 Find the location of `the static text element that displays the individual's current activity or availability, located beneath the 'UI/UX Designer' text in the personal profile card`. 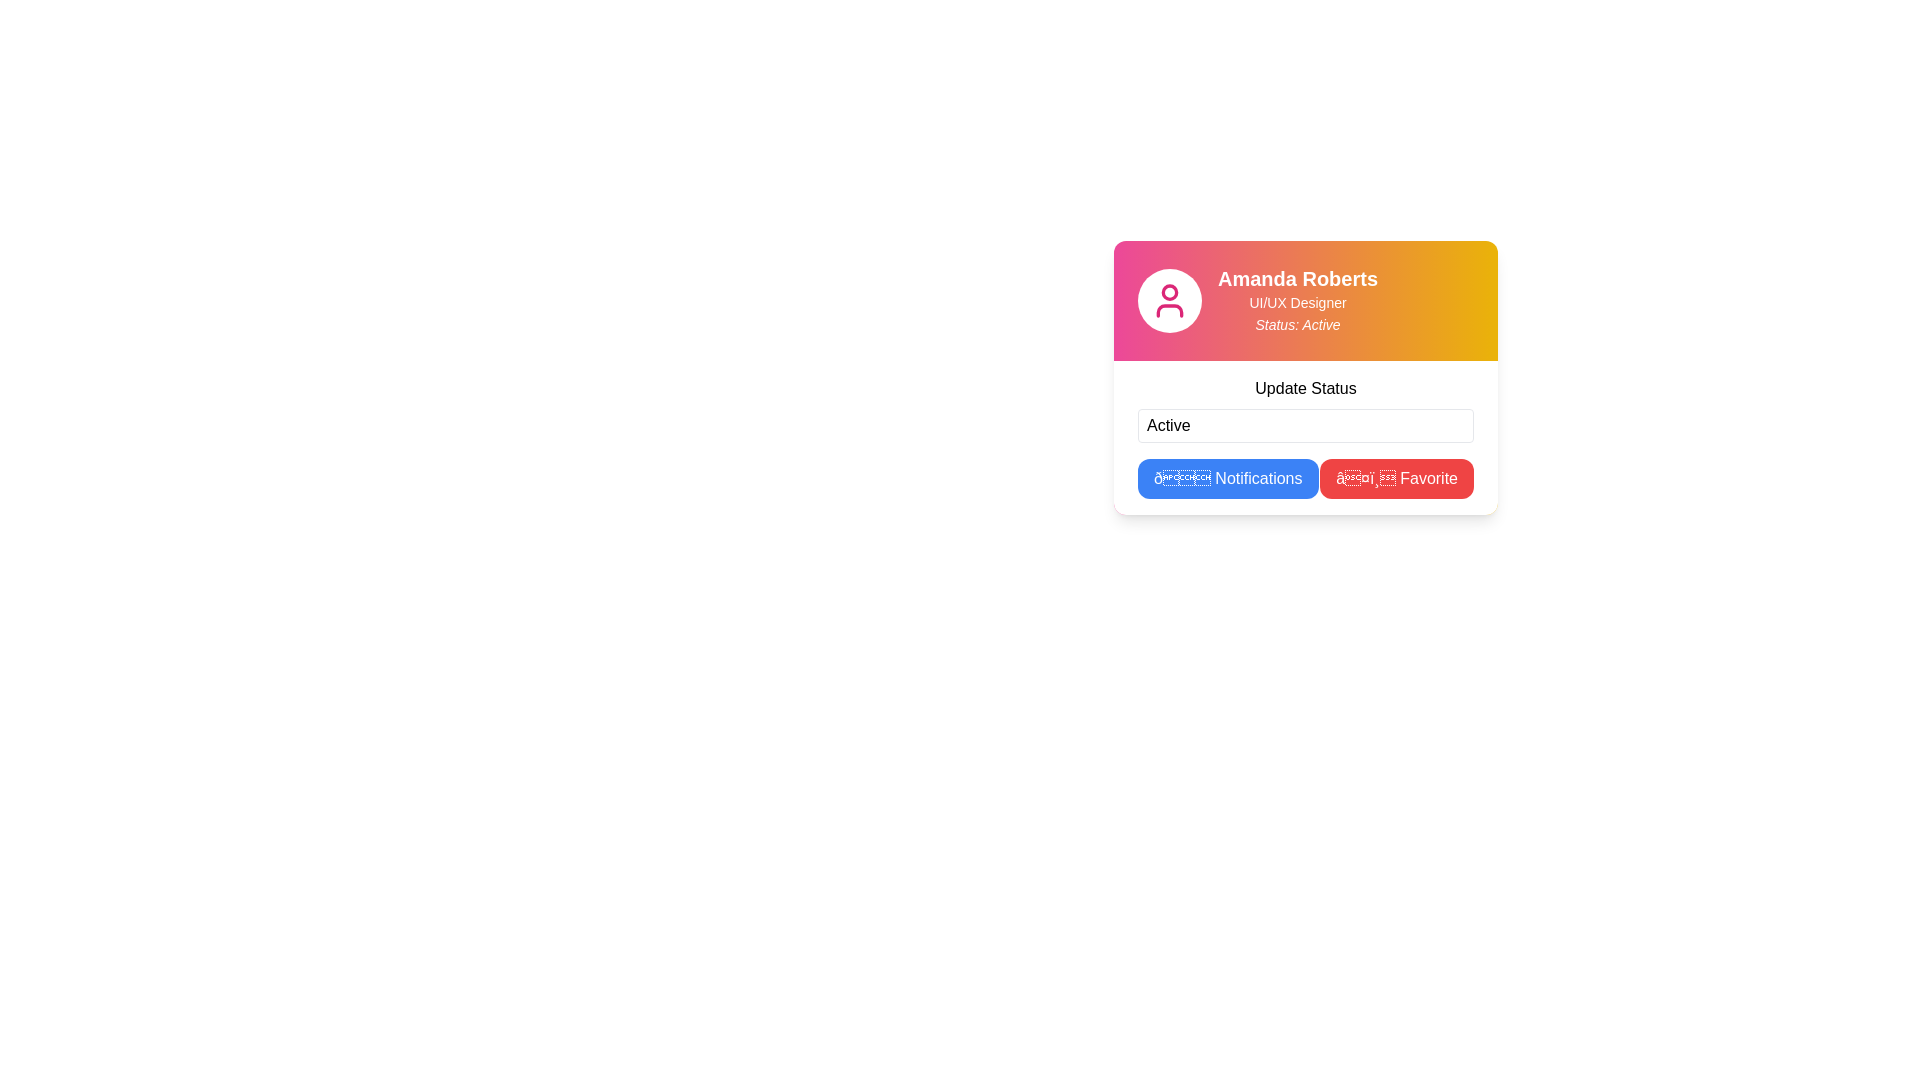

the static text element that displays the individual's current activity or availability, located beneath the 'UI/UX Designer' text in the personal profile card is located at coordinates (1297, 323).